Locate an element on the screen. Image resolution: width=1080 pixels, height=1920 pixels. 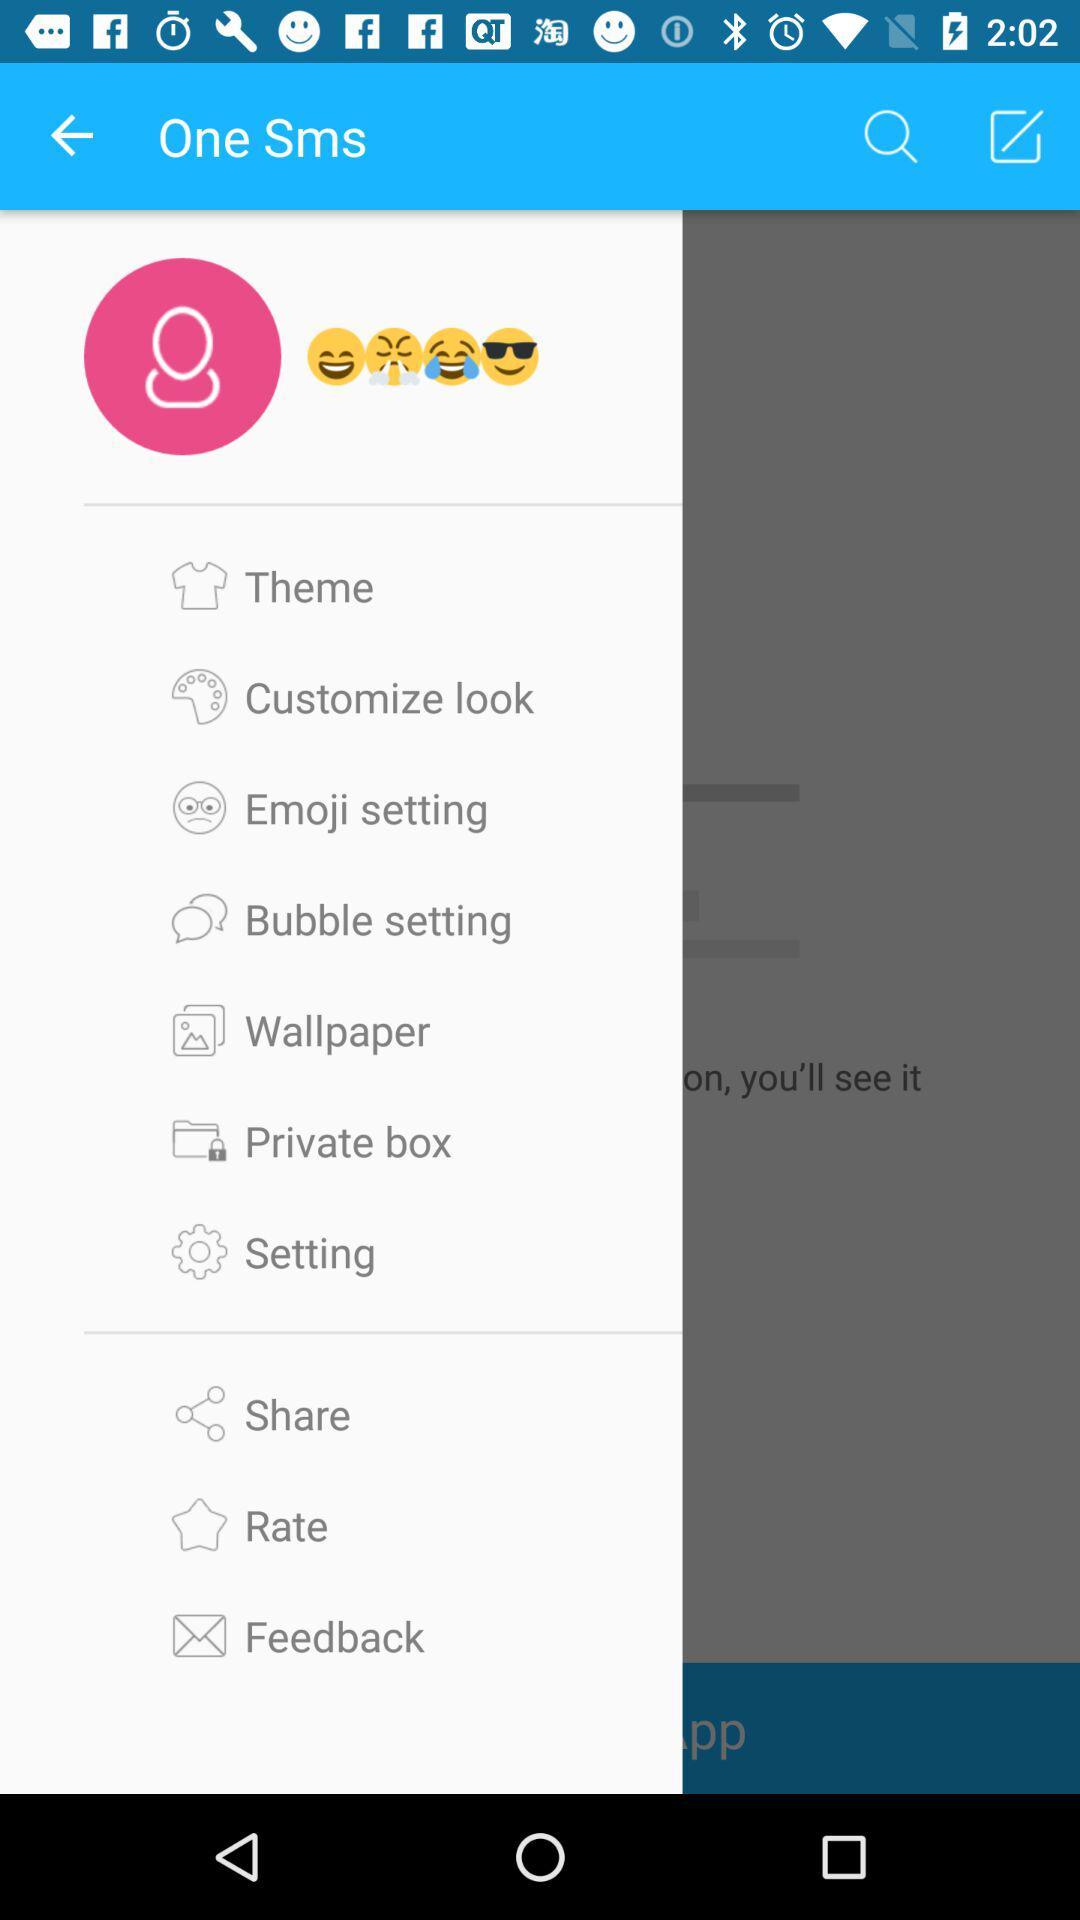
customize look is located at coordinates (383, 696).